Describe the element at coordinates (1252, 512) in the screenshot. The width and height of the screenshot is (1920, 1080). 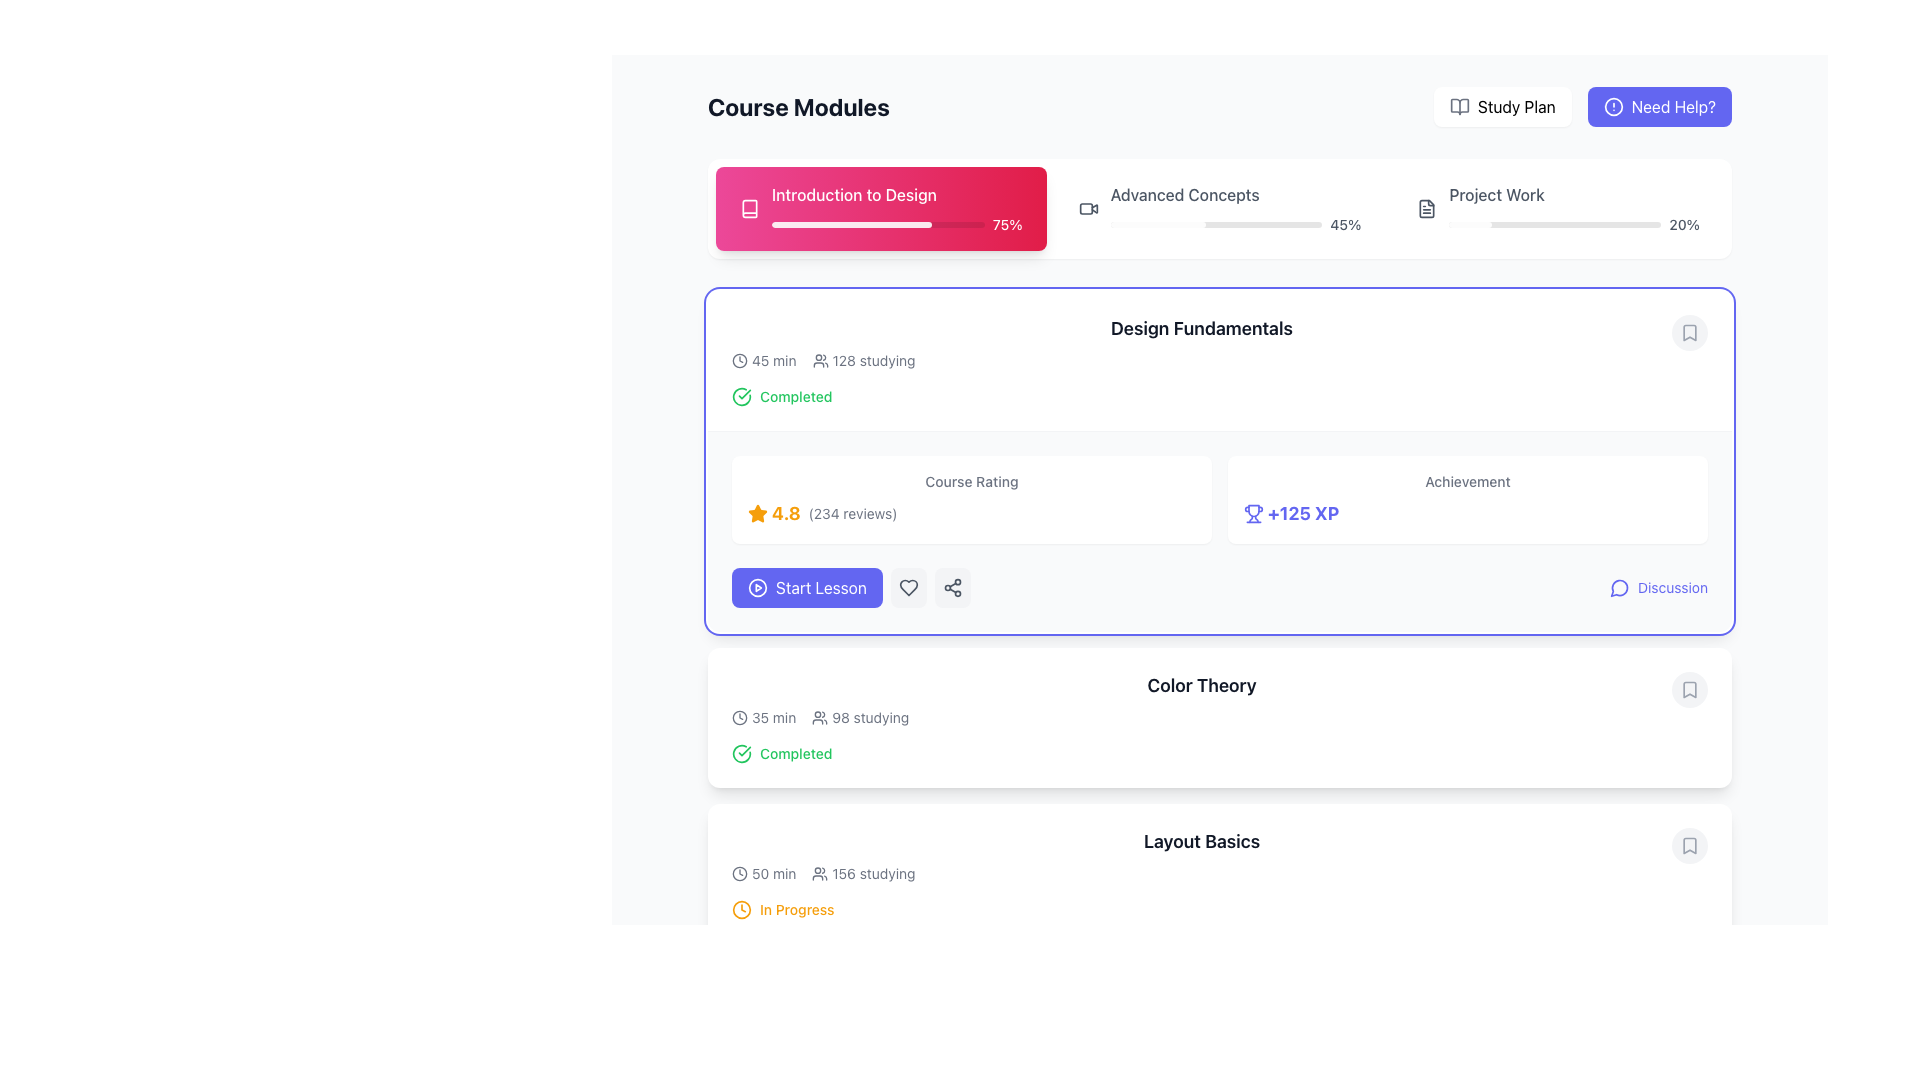
I see `the trophy icon located in the 'Achievement' section of the 'Design Fundamentals' module, which is immediately to the left of the text '+125 XP'` at that location.